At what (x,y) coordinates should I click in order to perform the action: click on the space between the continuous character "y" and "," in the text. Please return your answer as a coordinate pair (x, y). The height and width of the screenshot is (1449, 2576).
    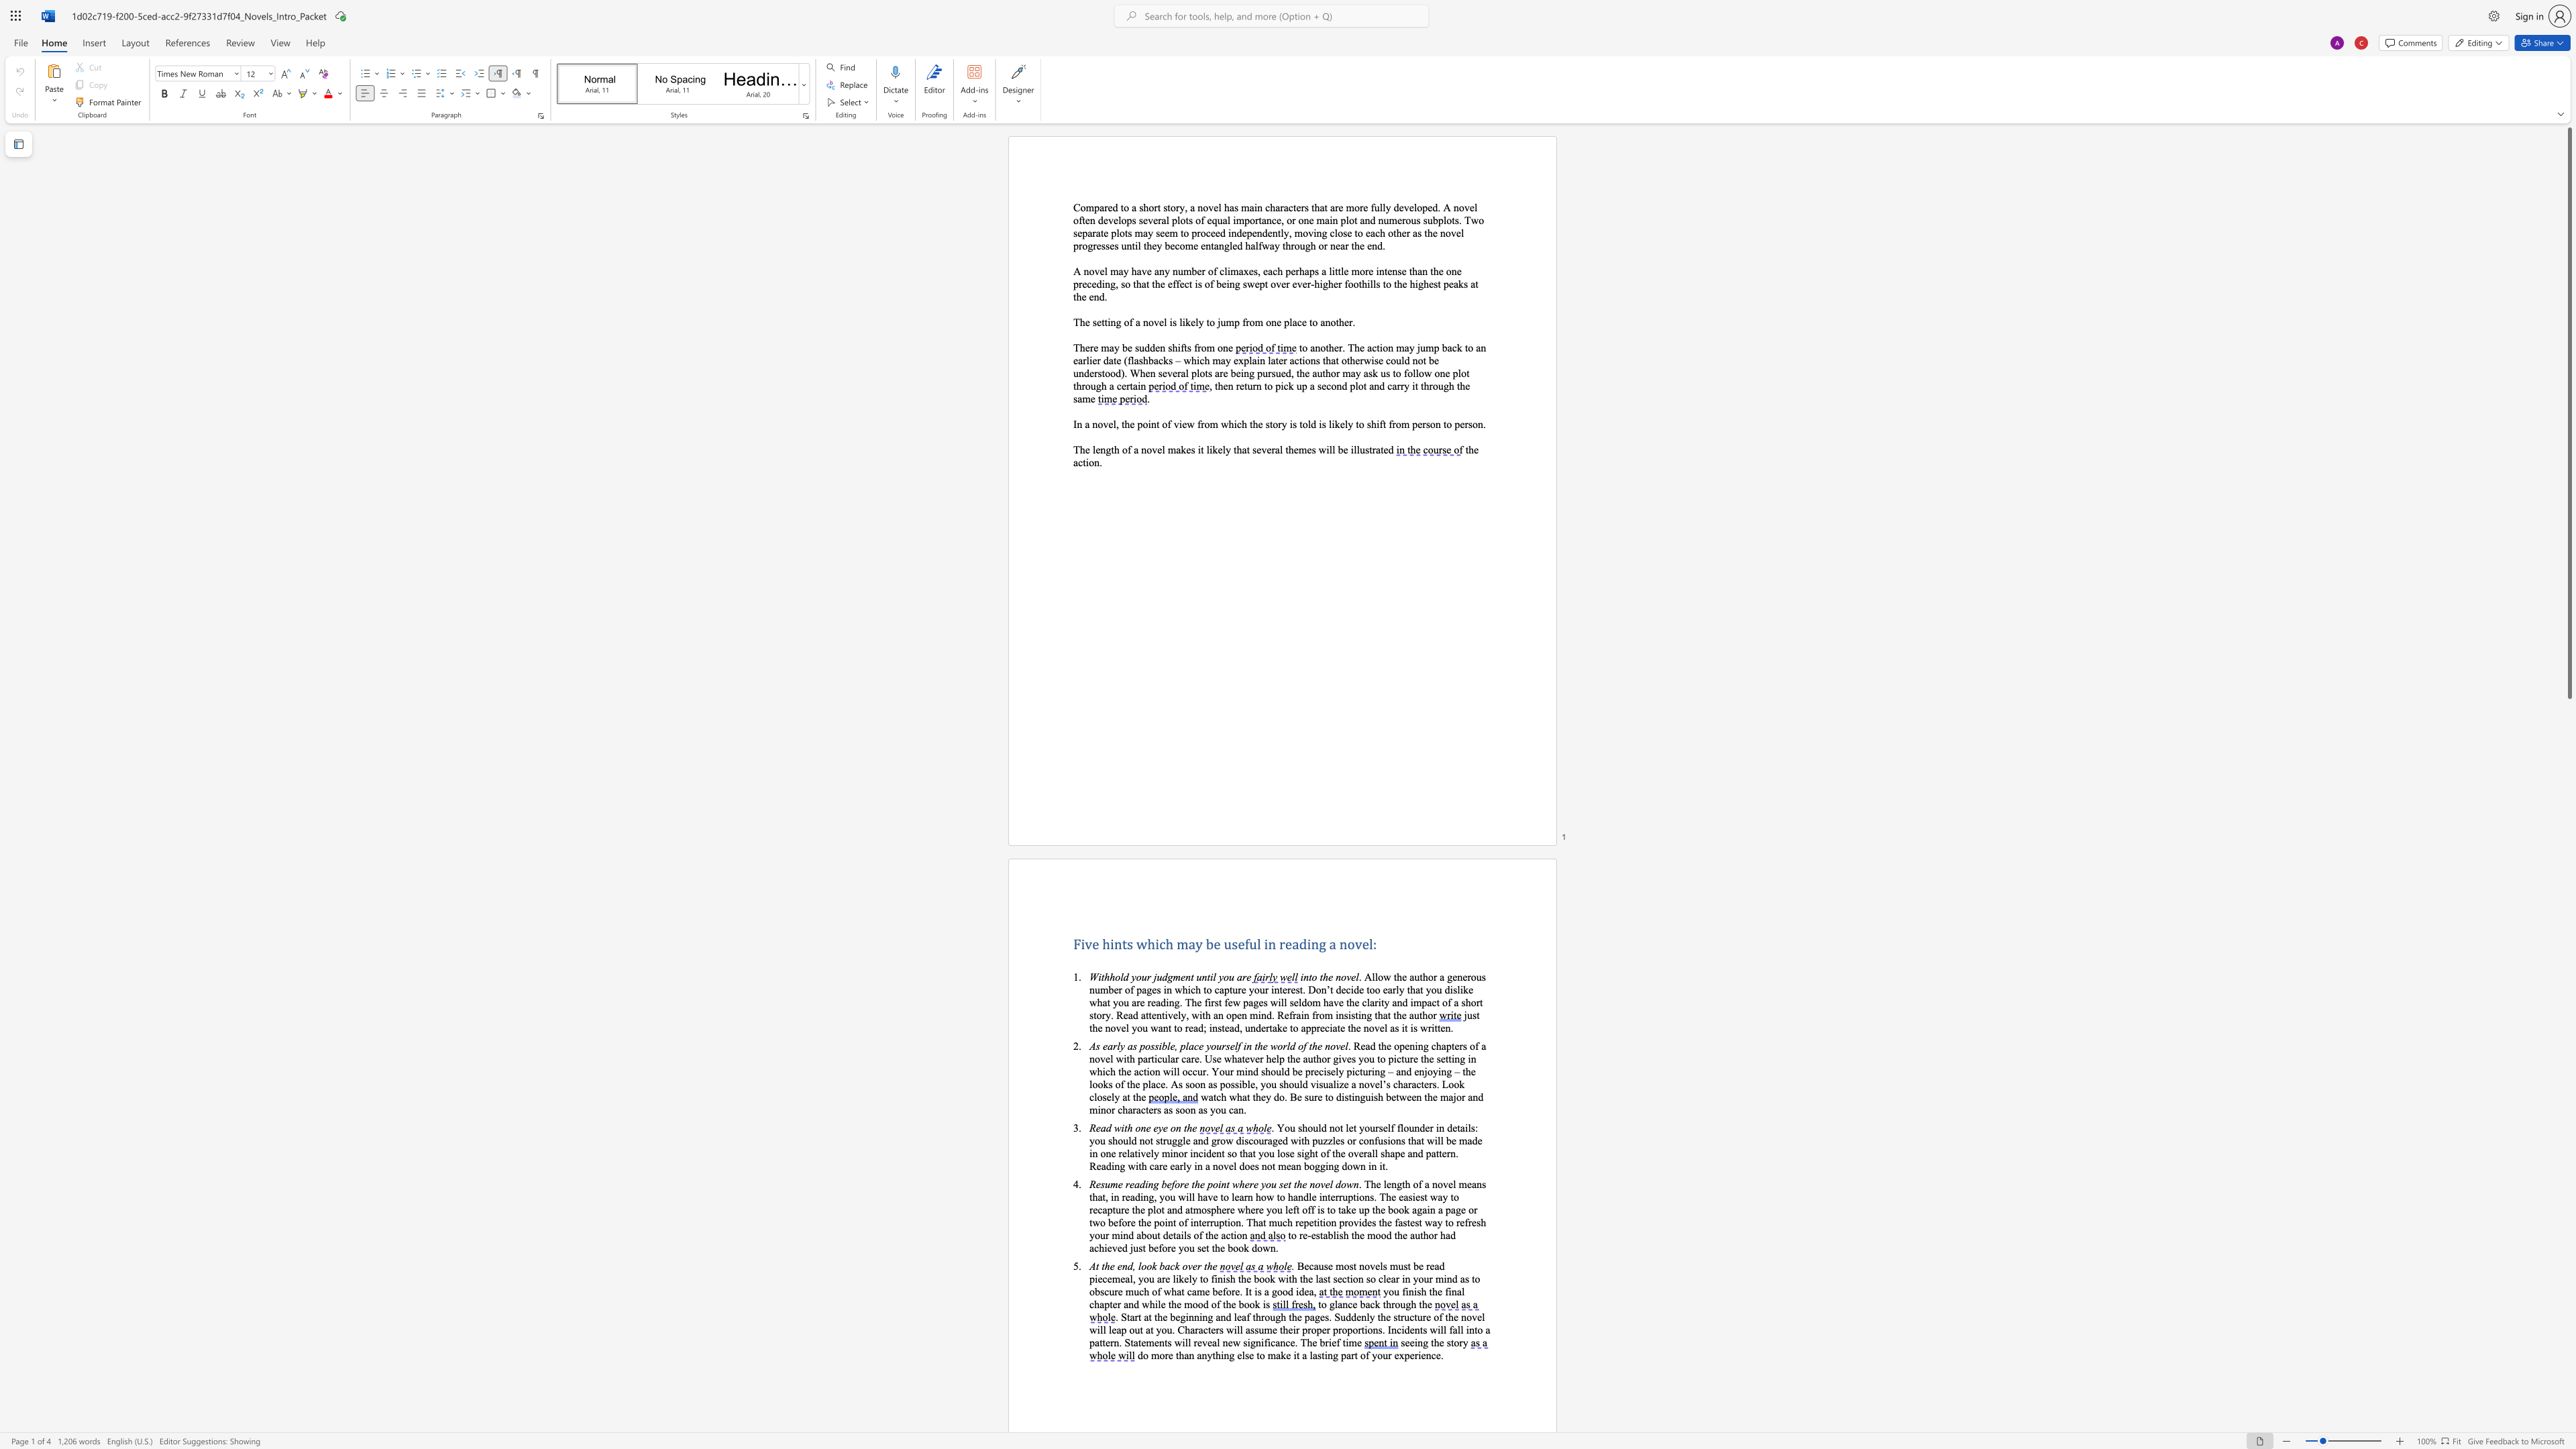
    Looking at the image, I should click on (1185, 1014).